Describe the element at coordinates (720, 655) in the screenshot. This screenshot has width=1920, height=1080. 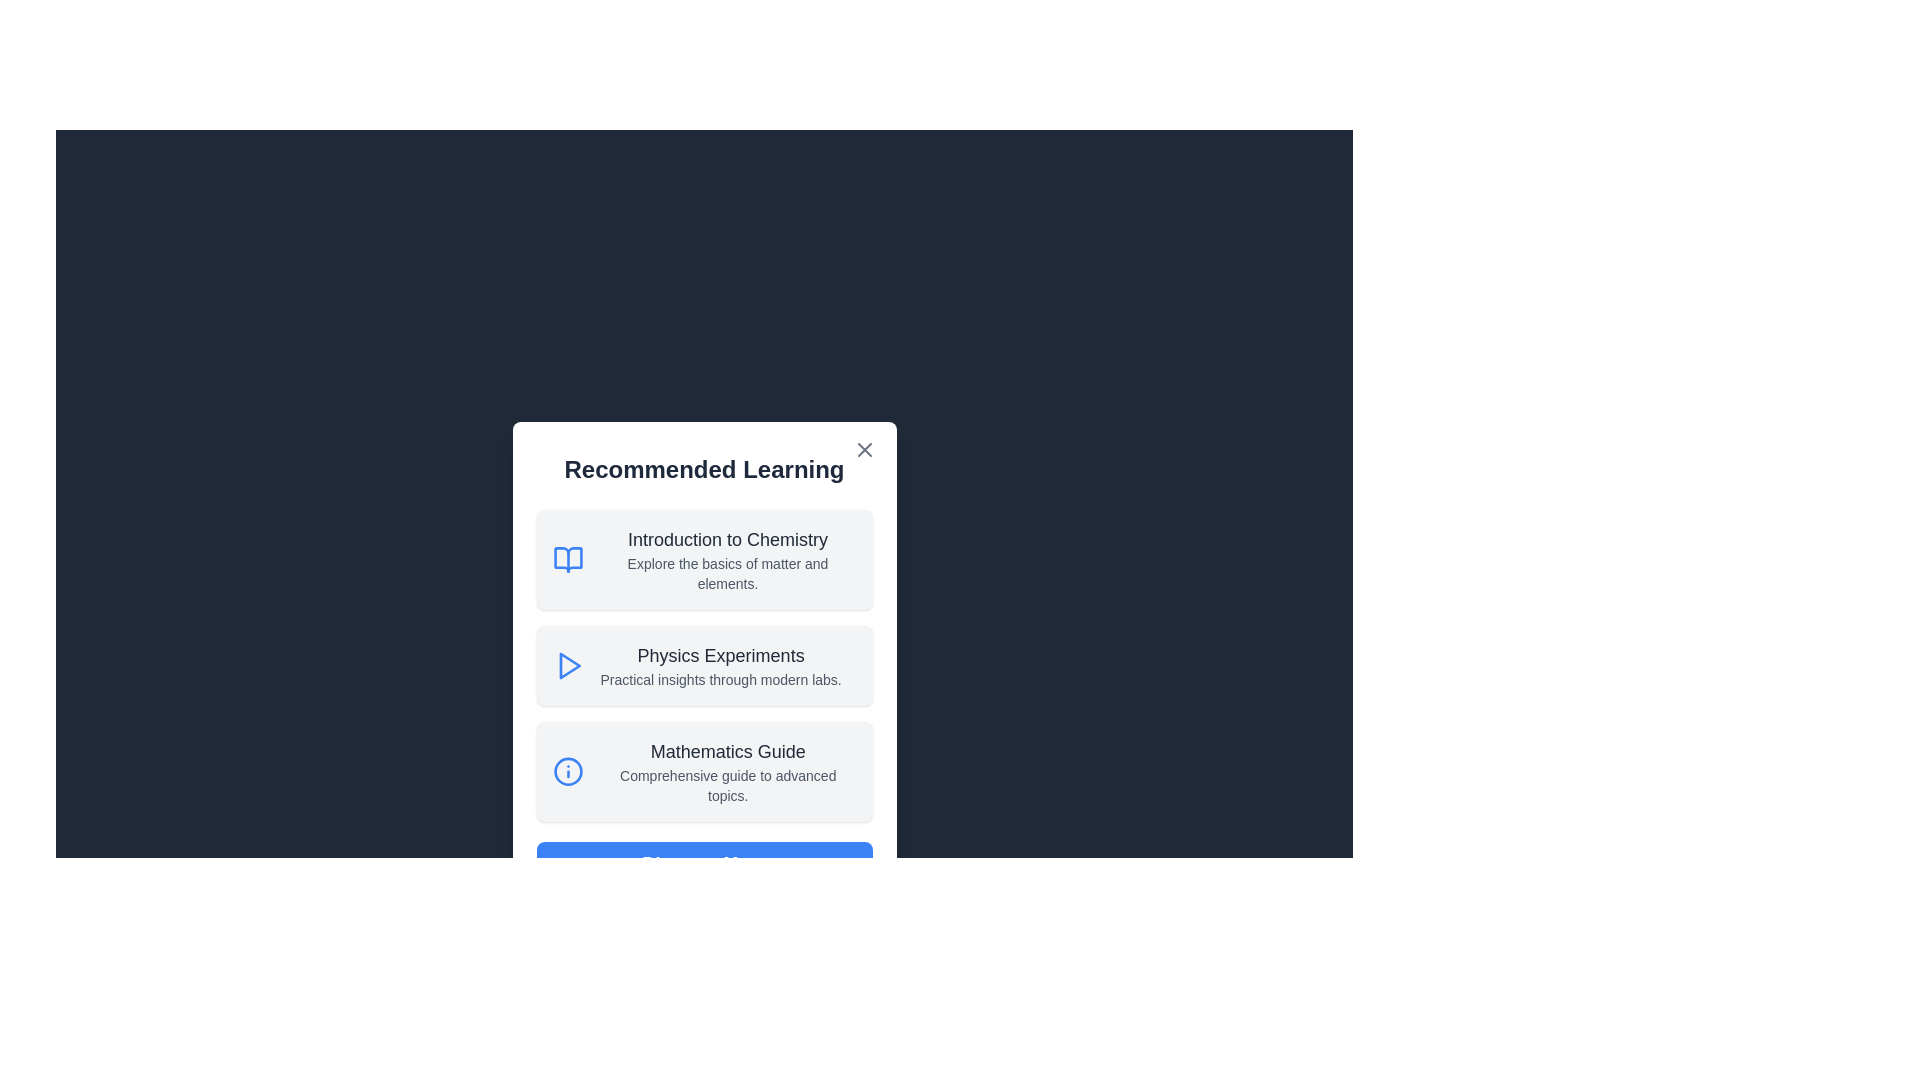
I see `the Text label that serves as a title for 'Physics Experiments' in the 'Recommended Learning' modal` at that location.